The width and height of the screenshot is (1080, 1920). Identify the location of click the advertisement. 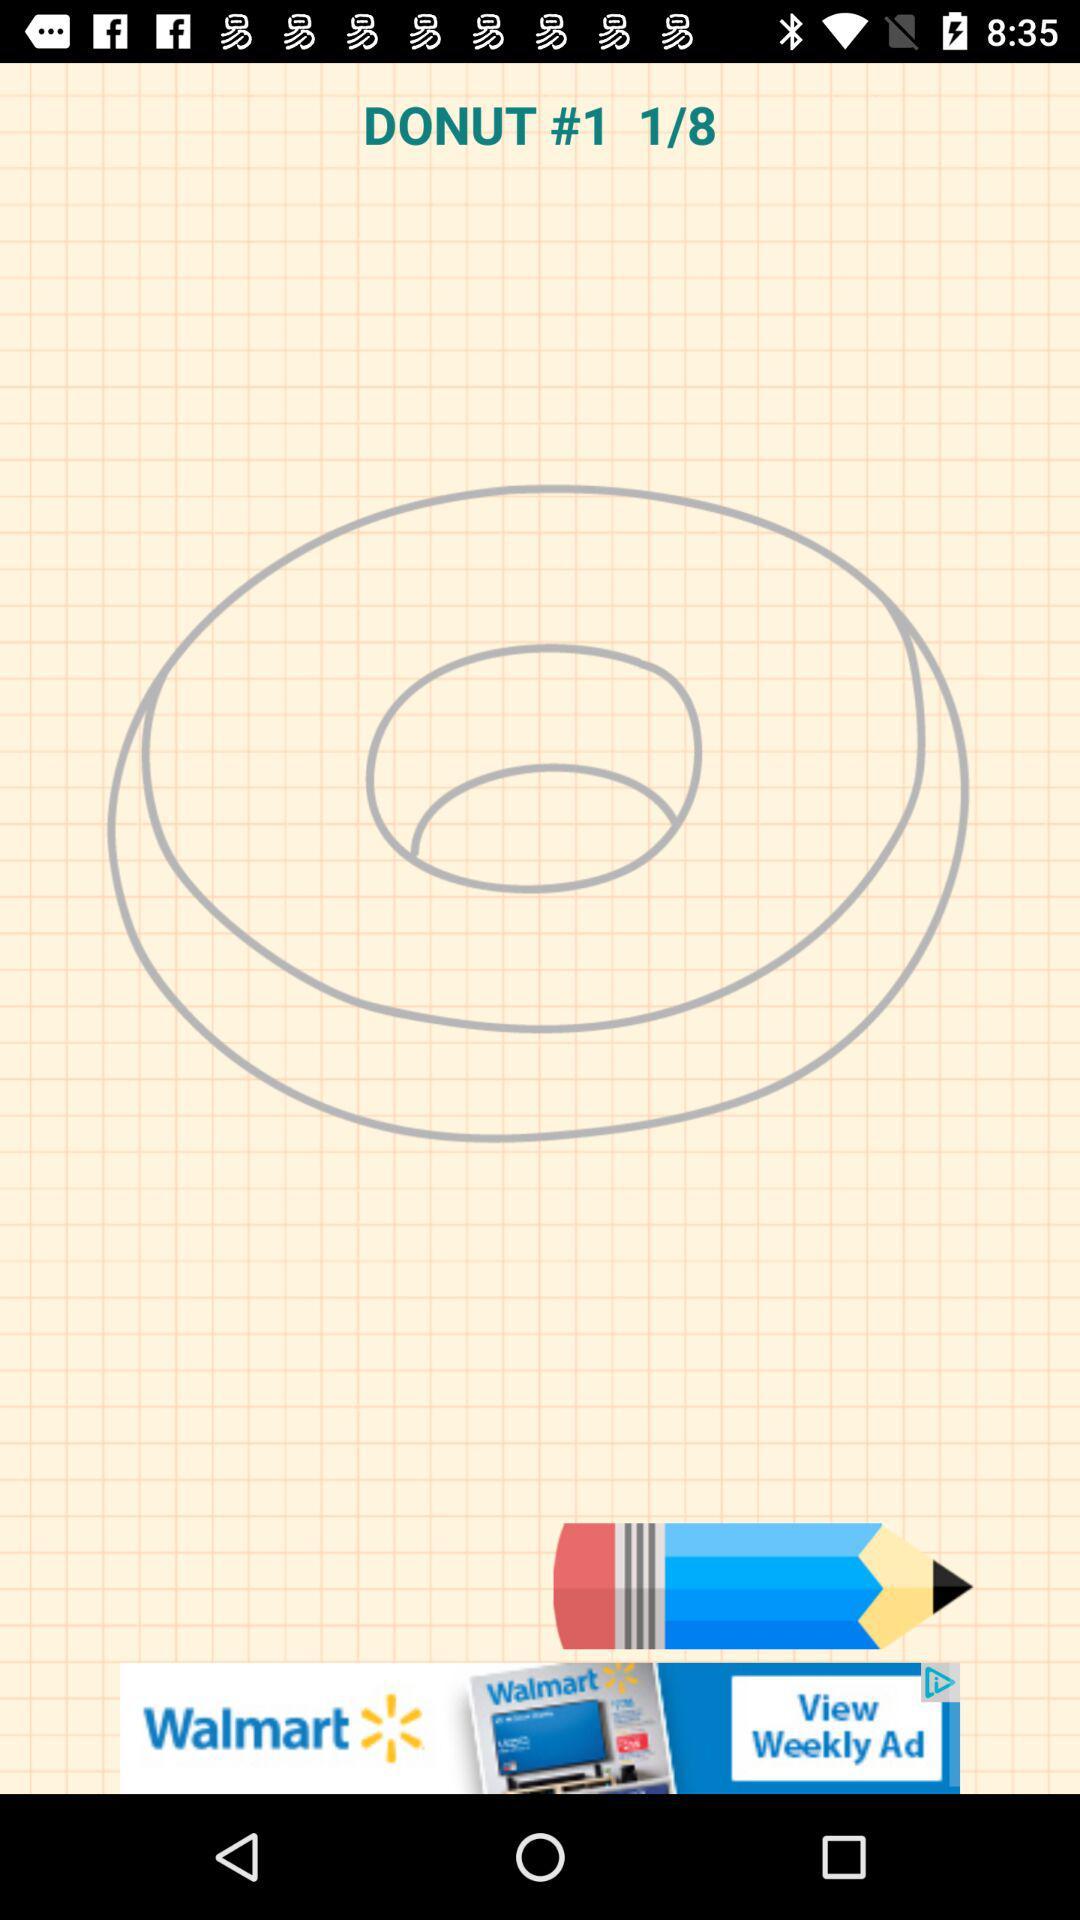
(540, 1727).